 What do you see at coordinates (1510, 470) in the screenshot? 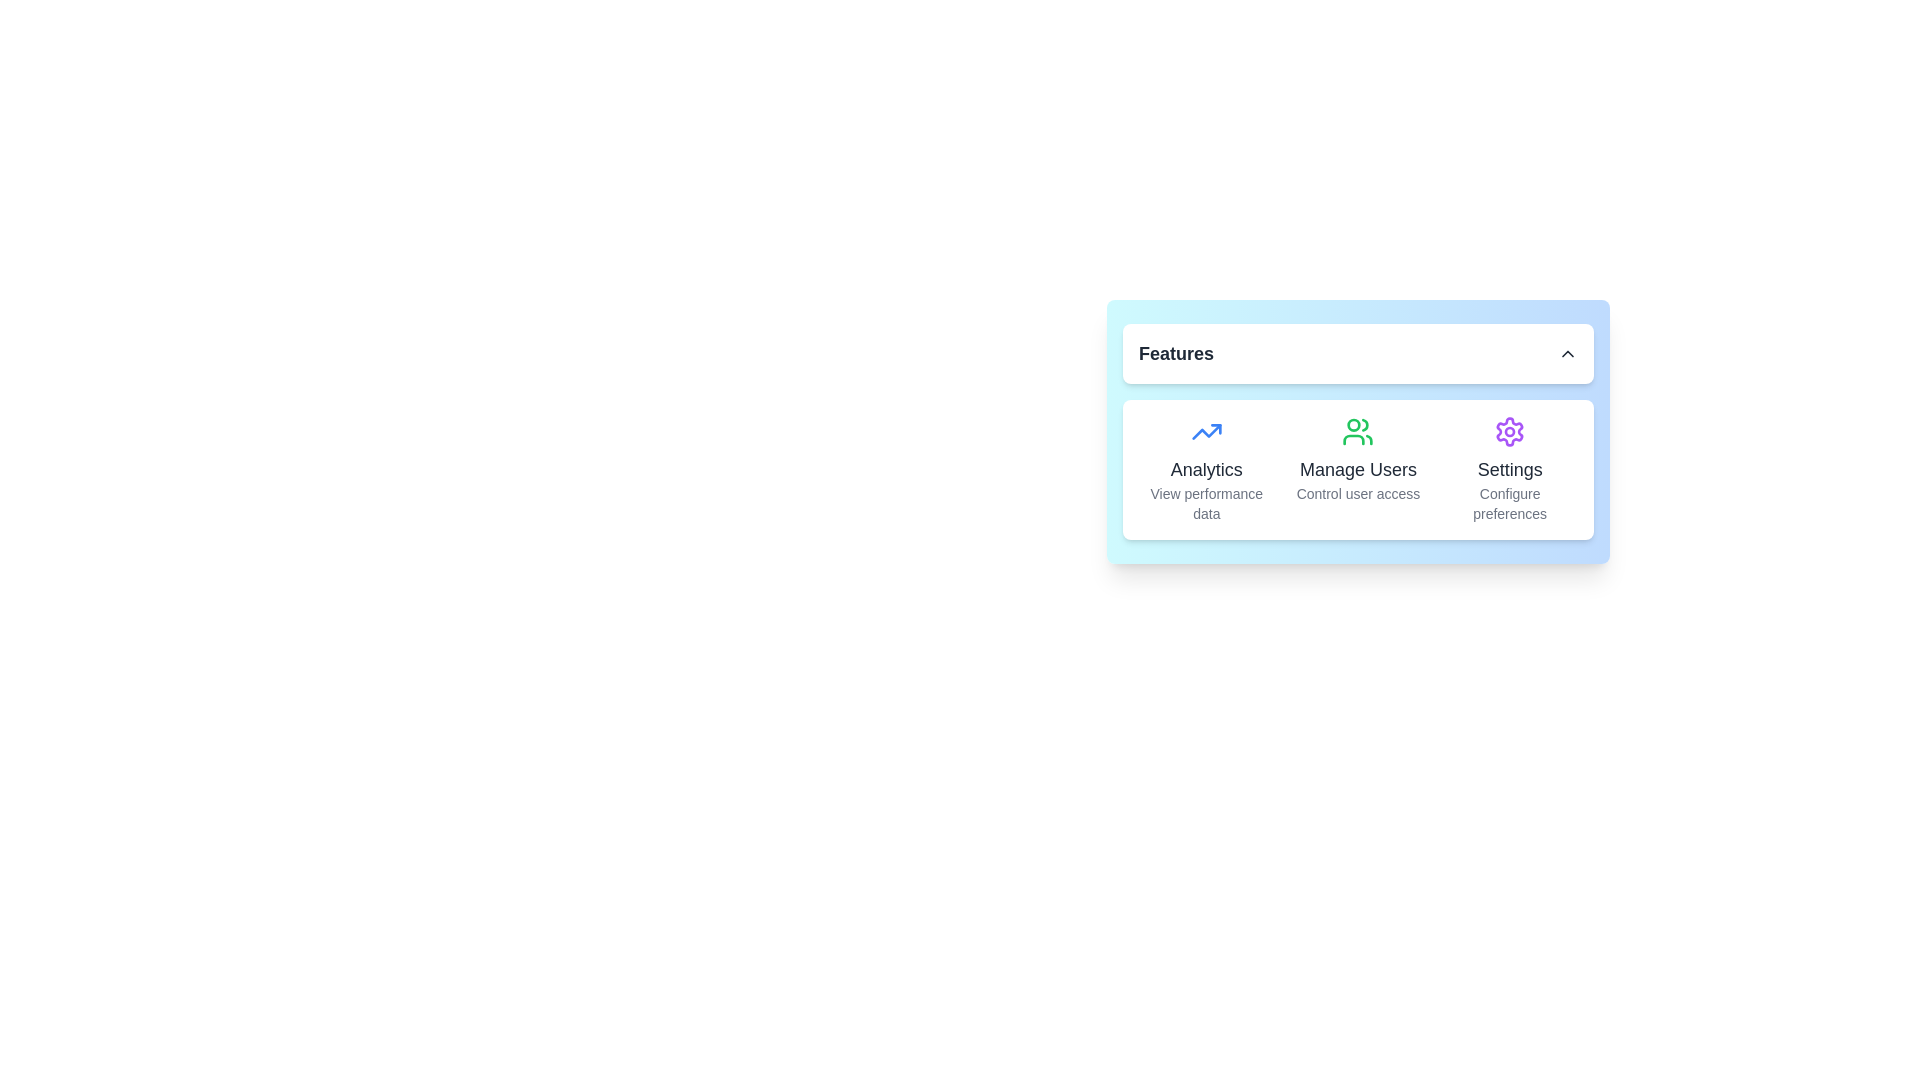
I see `text label that serves as the title for the settings section, located below the gear icon and aligned with other items like 'Analytics' and 'Manage Users'` at bounding box center [1510, 470].